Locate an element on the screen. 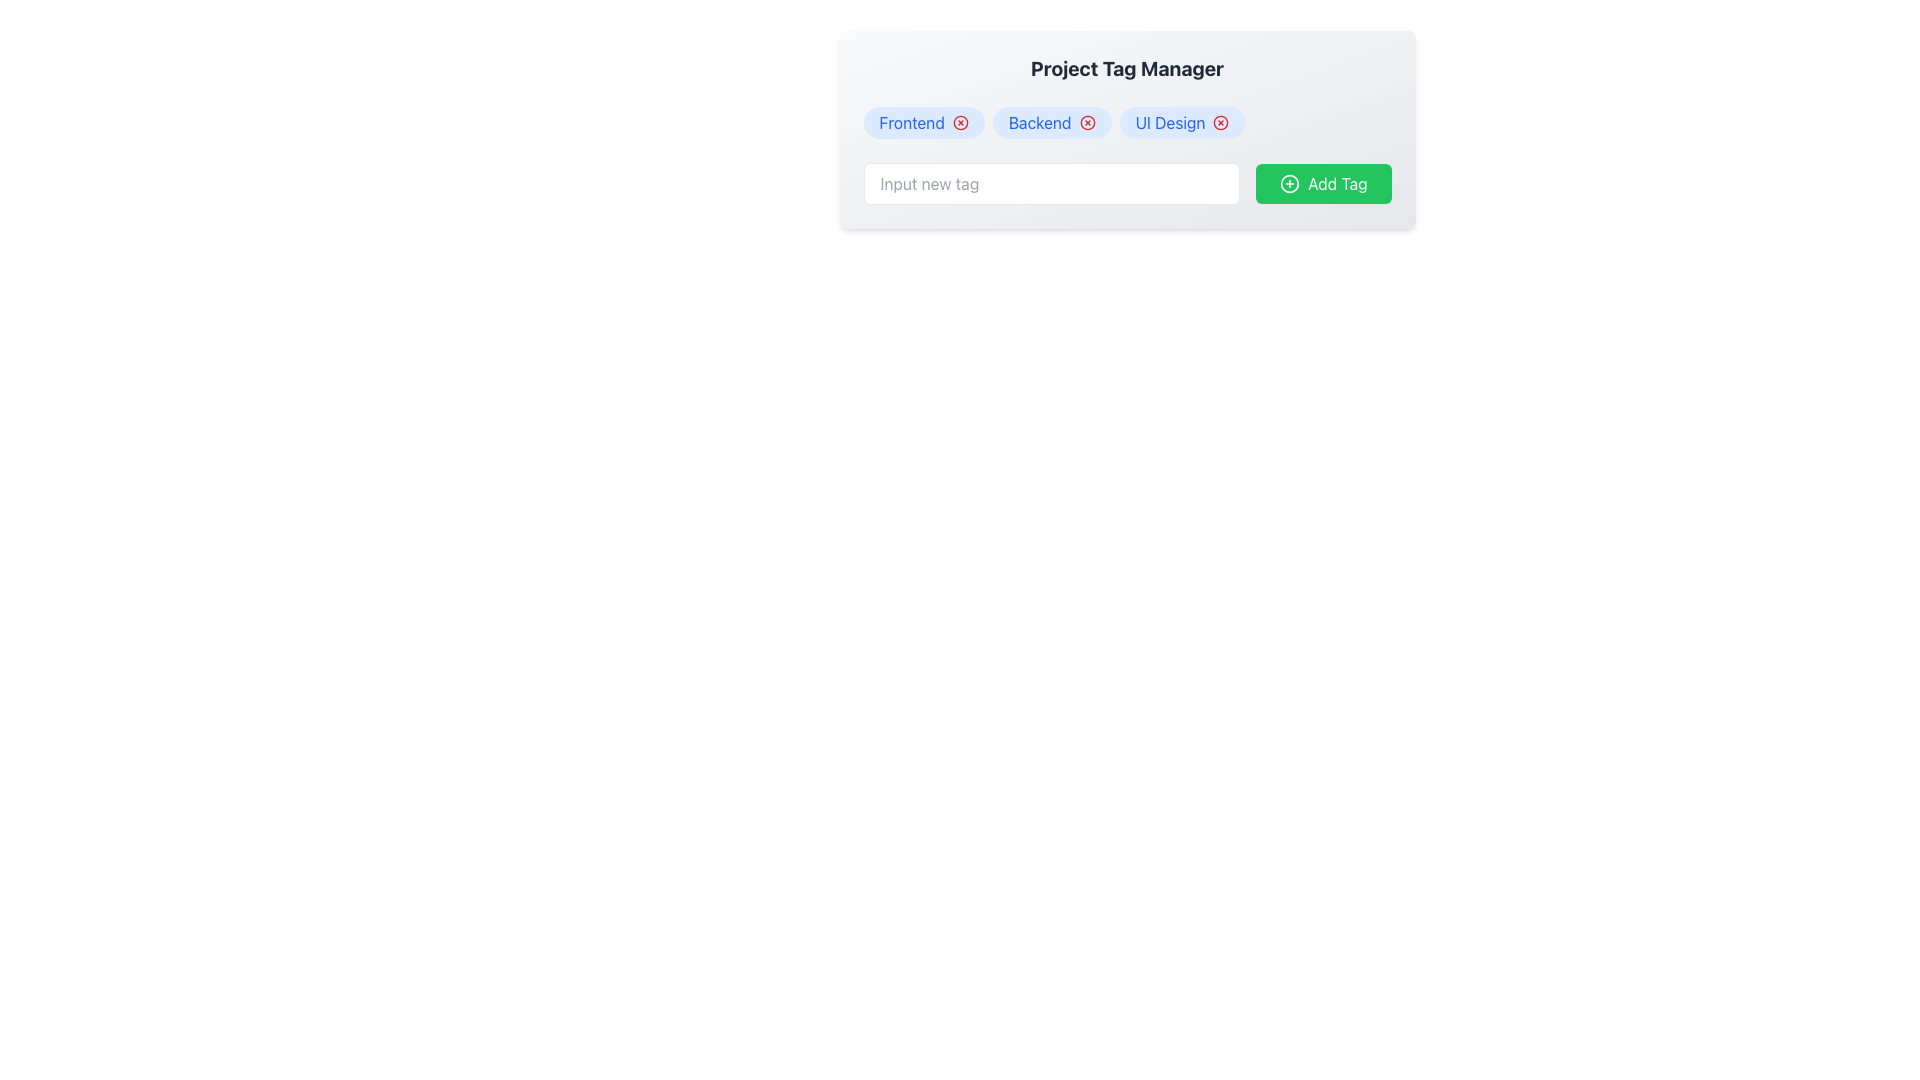 The image size is (1920, 1080). the 'Backend' tag label is located at coordinates (1040, 123).